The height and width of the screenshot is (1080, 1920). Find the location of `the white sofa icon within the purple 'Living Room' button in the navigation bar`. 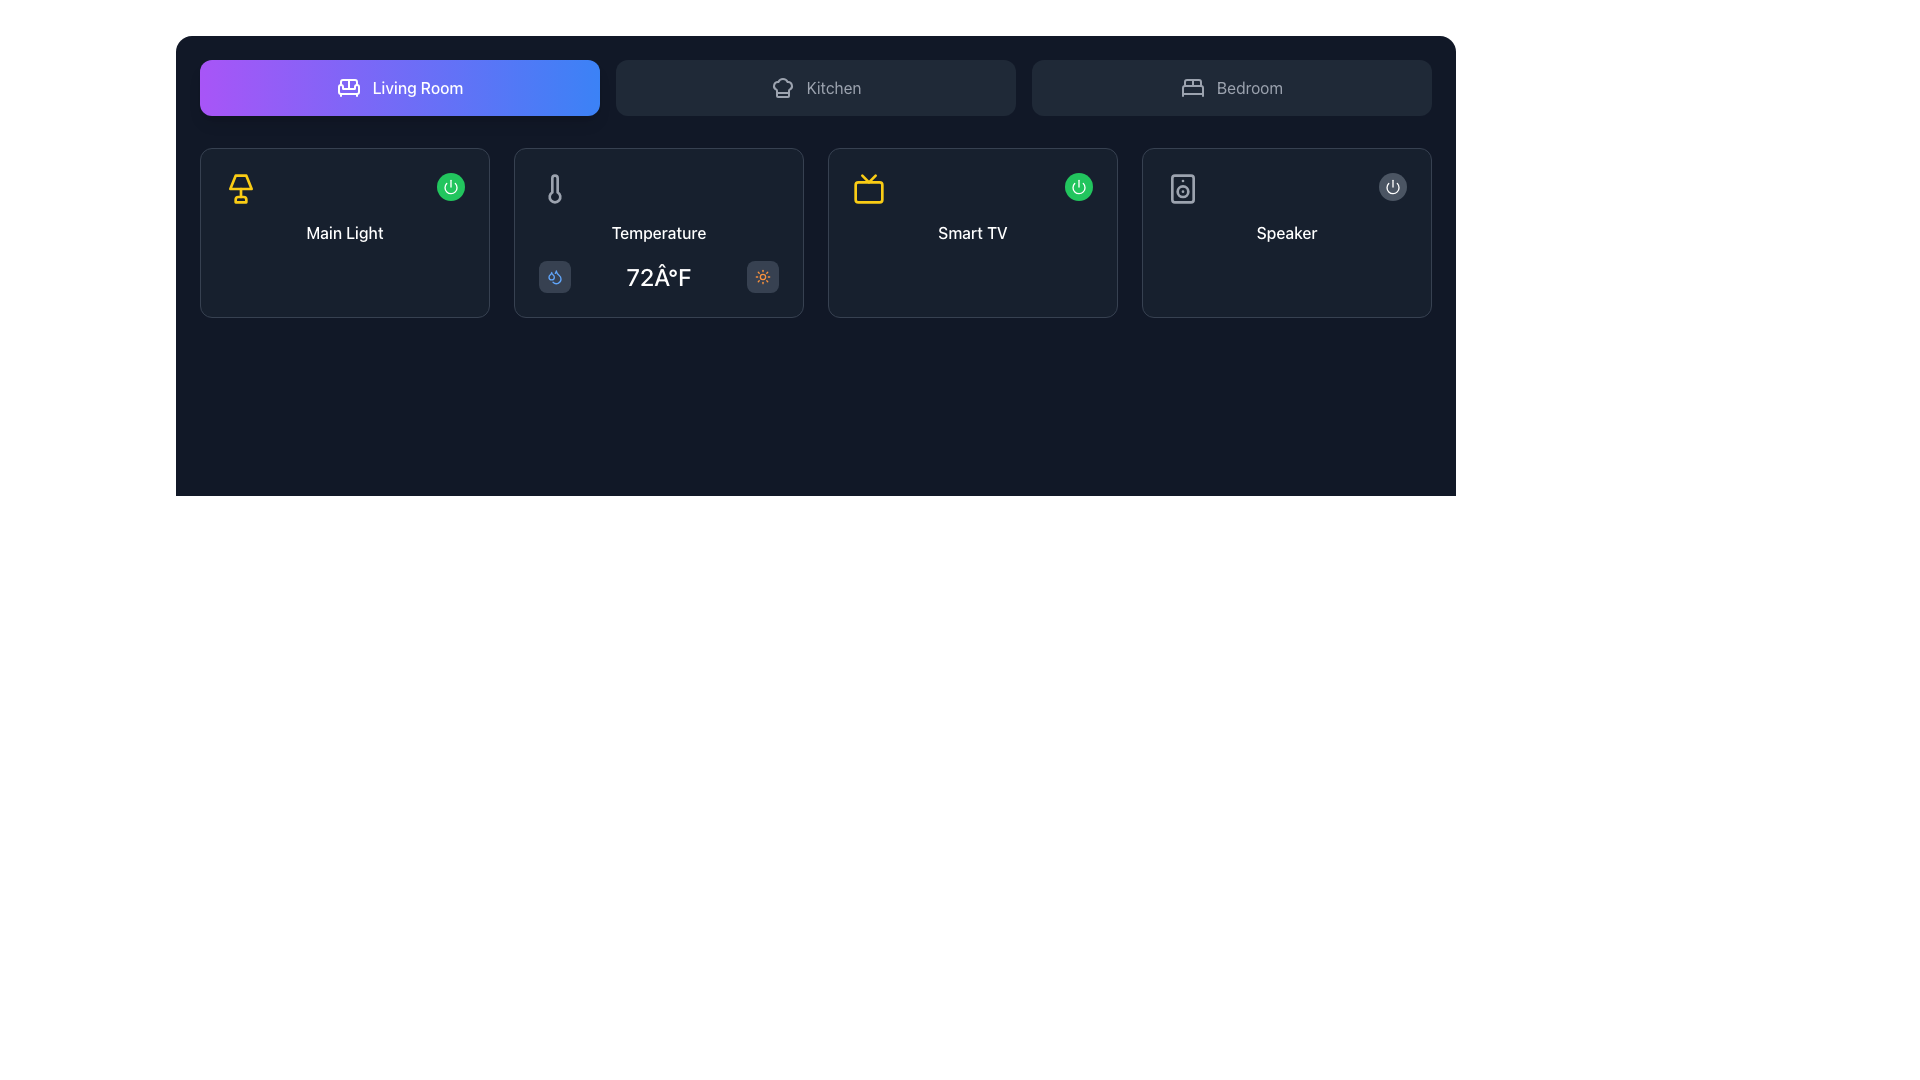

the white sofa icon within the purple 'Living Room' button in the navigation bar is located at coordinates (348, 87).